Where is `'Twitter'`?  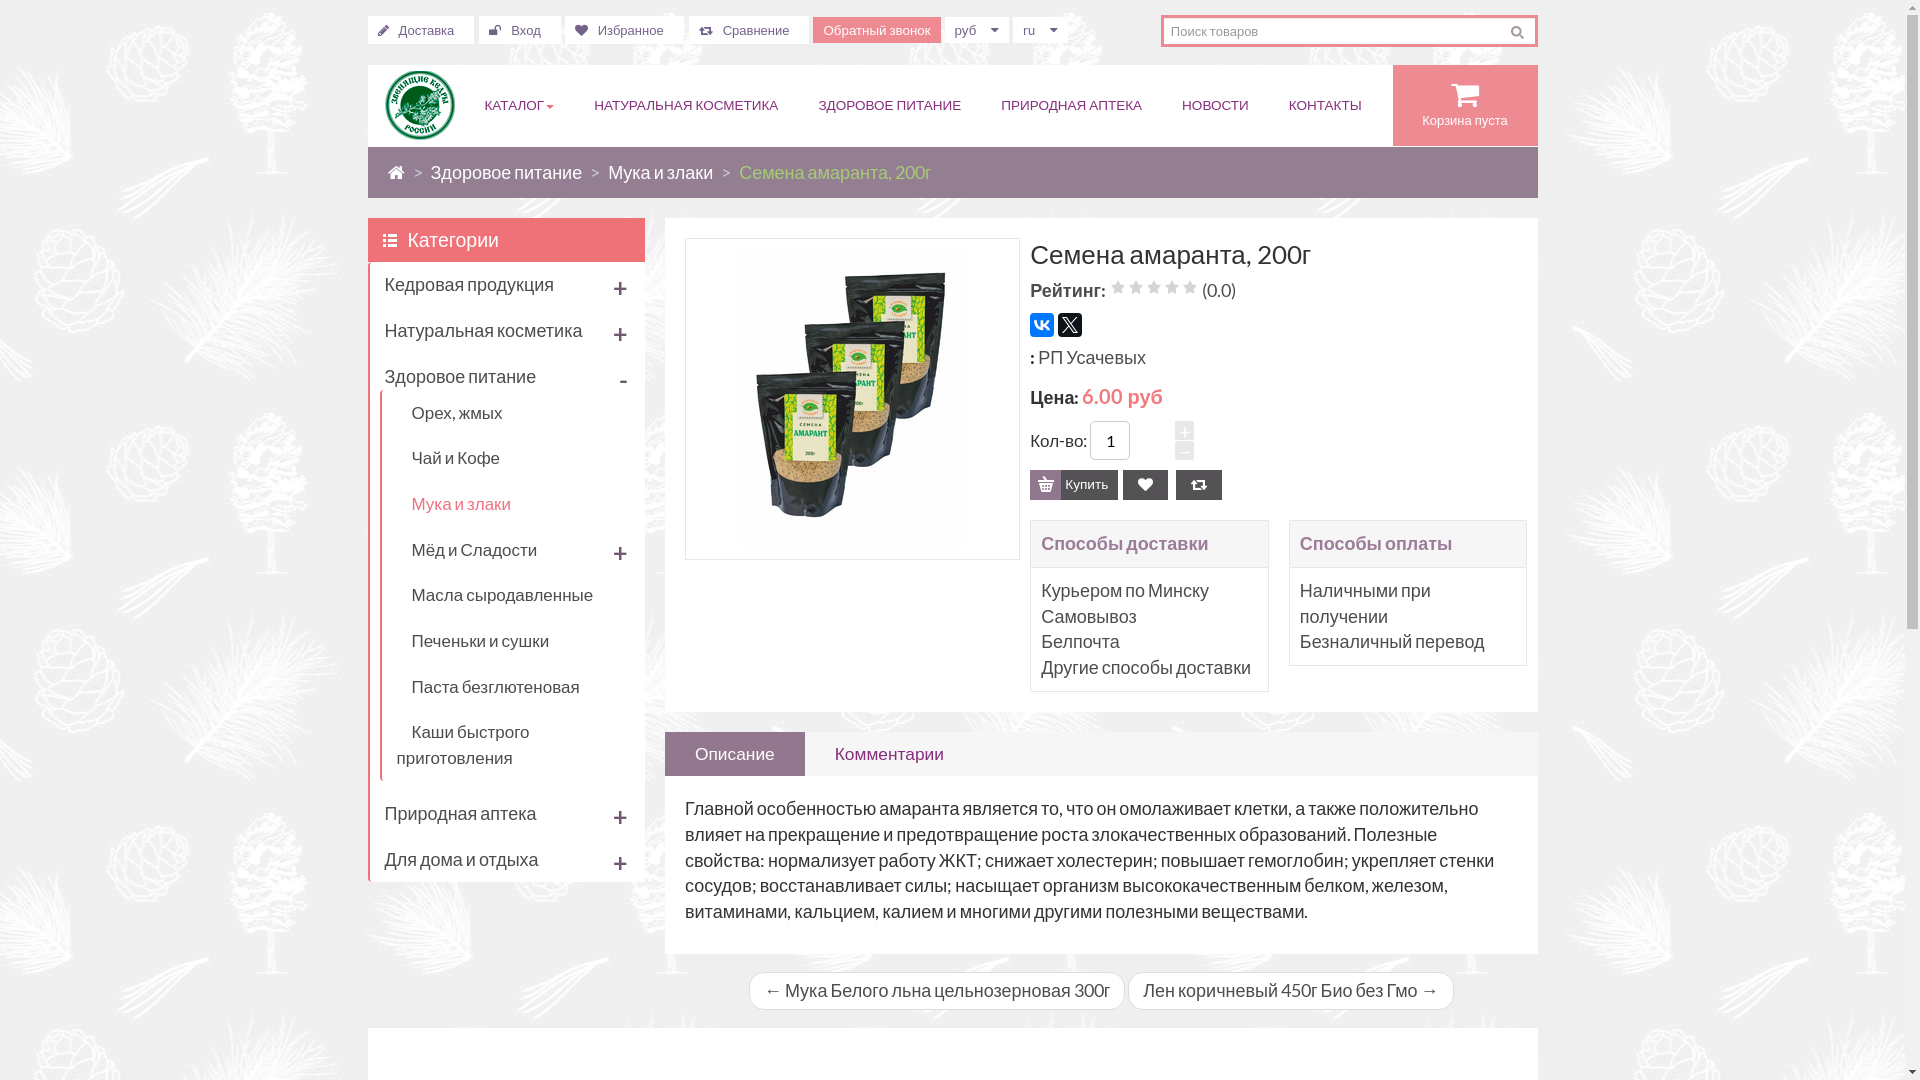
'Twitter' is located at coordinates (1069, 323).